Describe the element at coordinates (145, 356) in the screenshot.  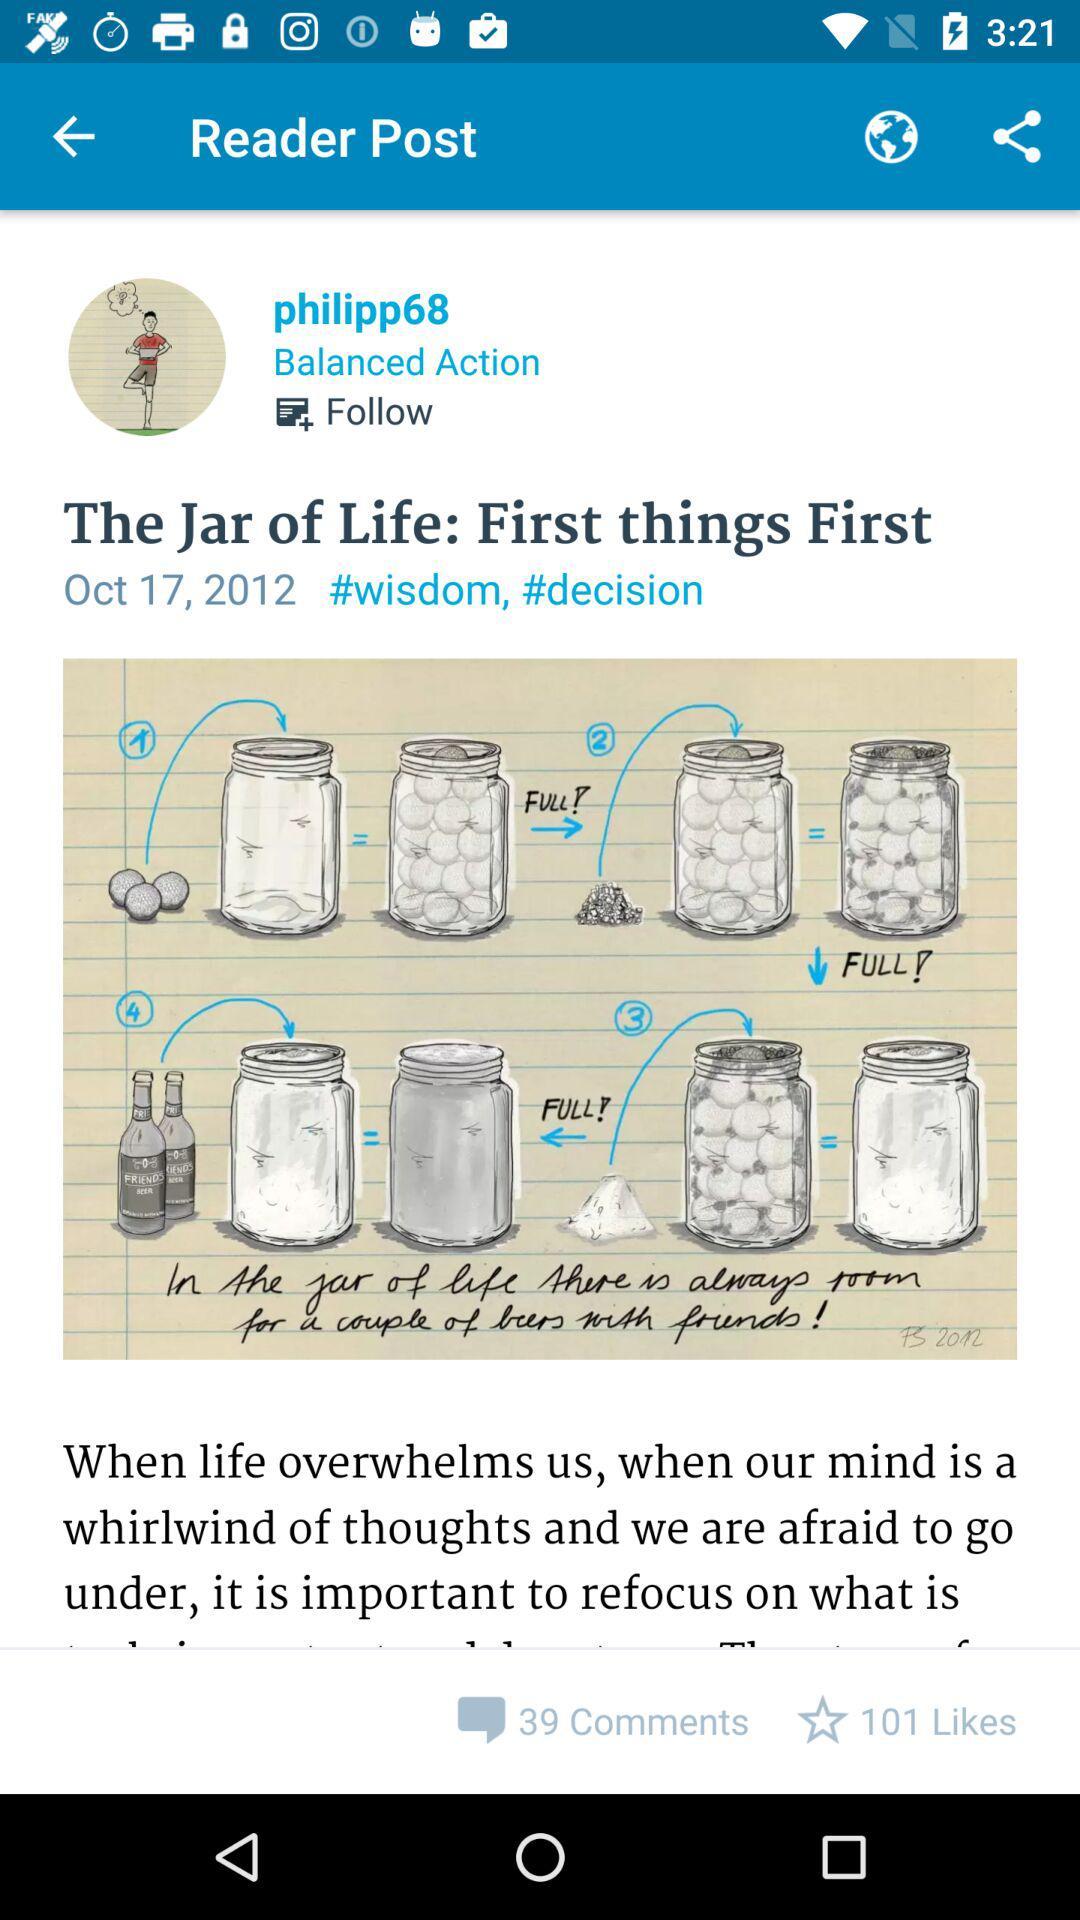
I see `the avatar icon` at that location.